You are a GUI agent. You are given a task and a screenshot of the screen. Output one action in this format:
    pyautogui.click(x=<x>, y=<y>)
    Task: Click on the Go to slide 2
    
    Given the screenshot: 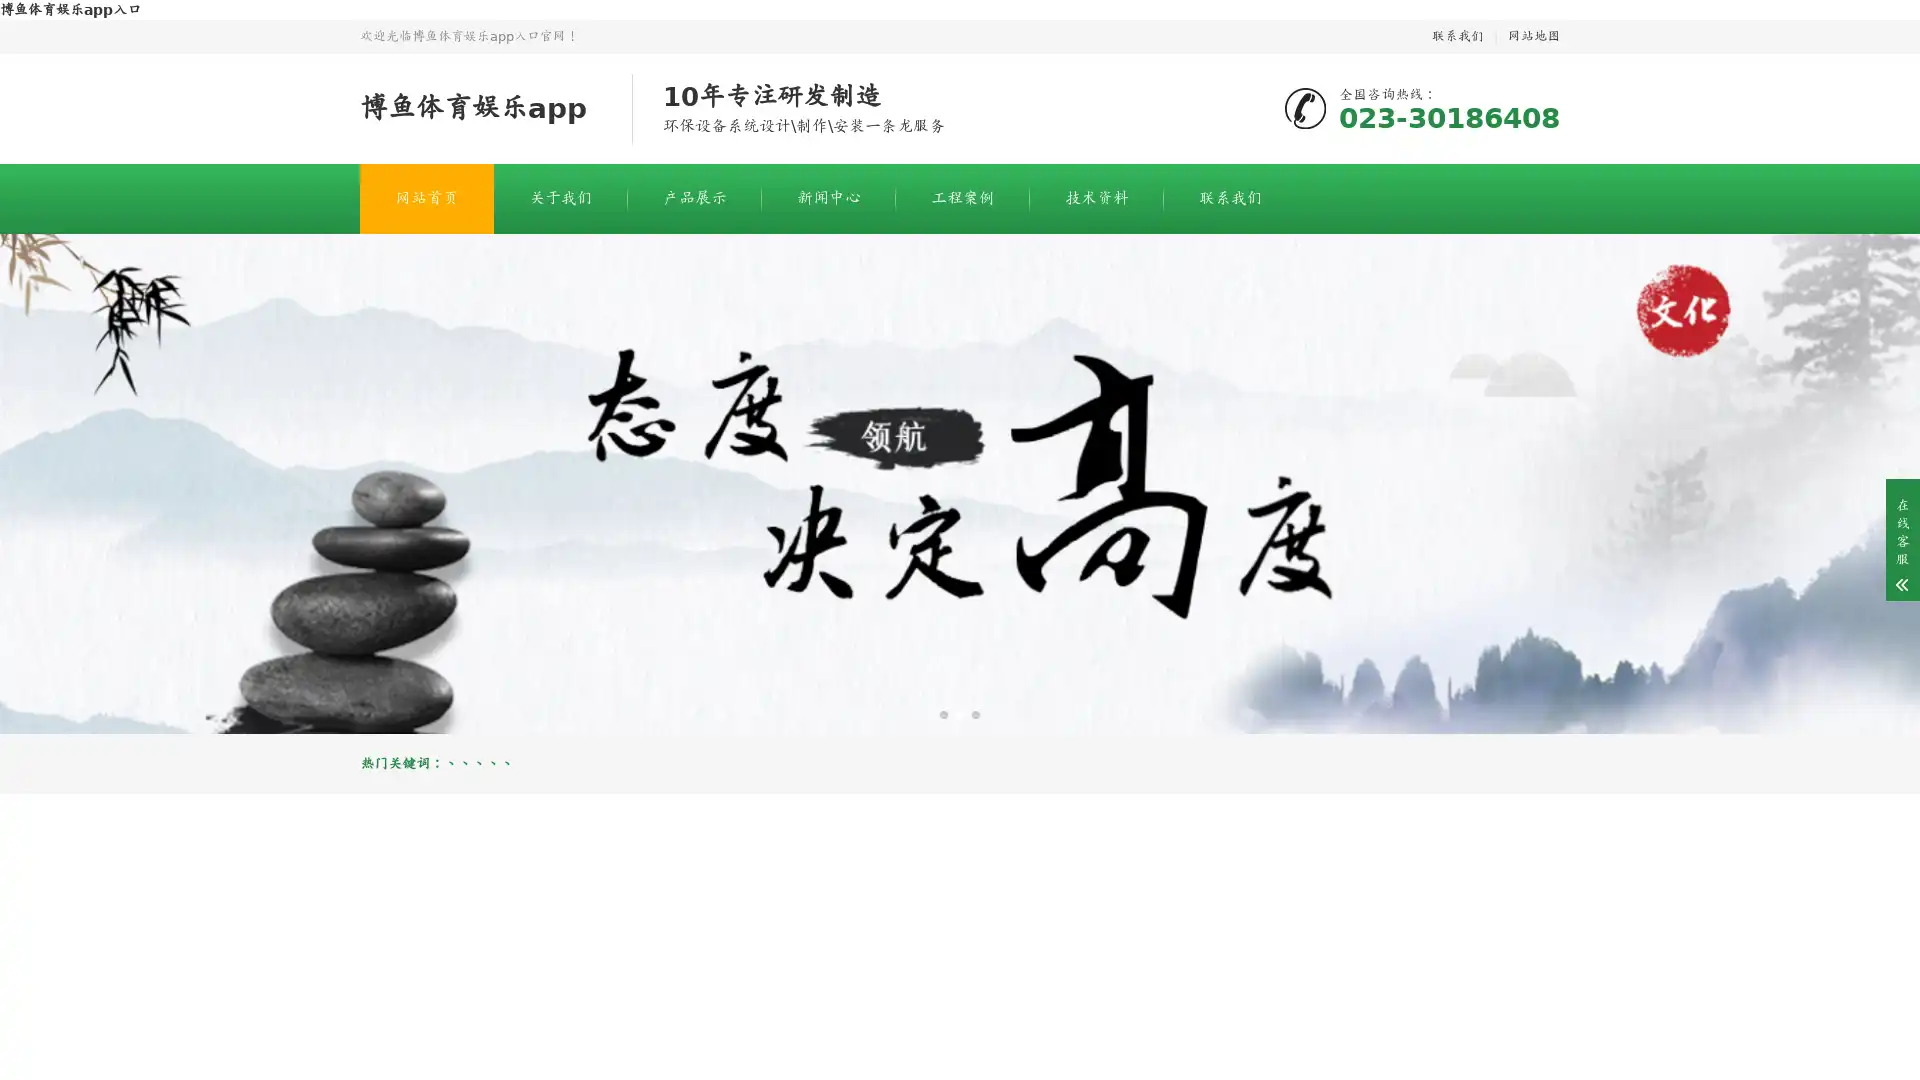 What is the action you would take?
    pyautogui.click(x=960, y=713)
    